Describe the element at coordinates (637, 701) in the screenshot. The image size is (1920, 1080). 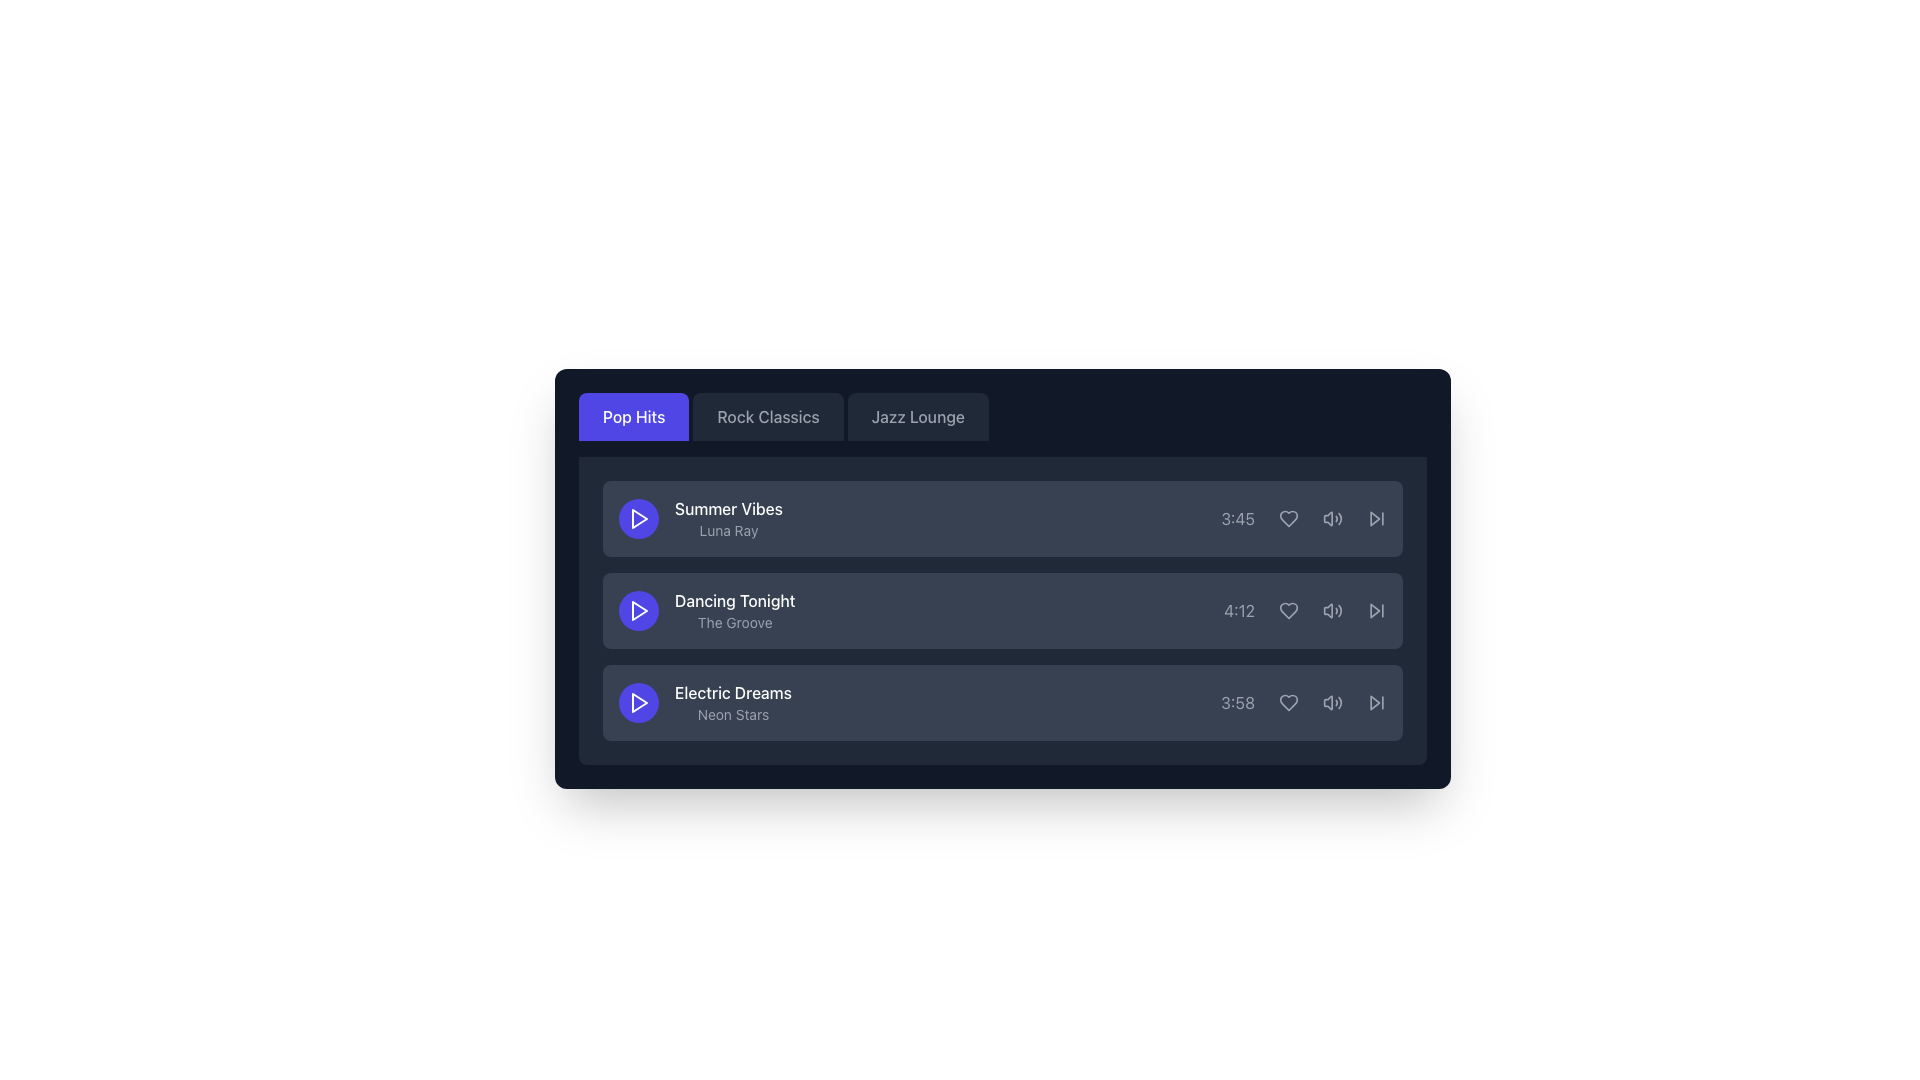
I see `the circular button with an indigo background and a white play icon, located to the left of the song title 'Electric Dreams' and subtitle 'Neon Stars'` at that location.